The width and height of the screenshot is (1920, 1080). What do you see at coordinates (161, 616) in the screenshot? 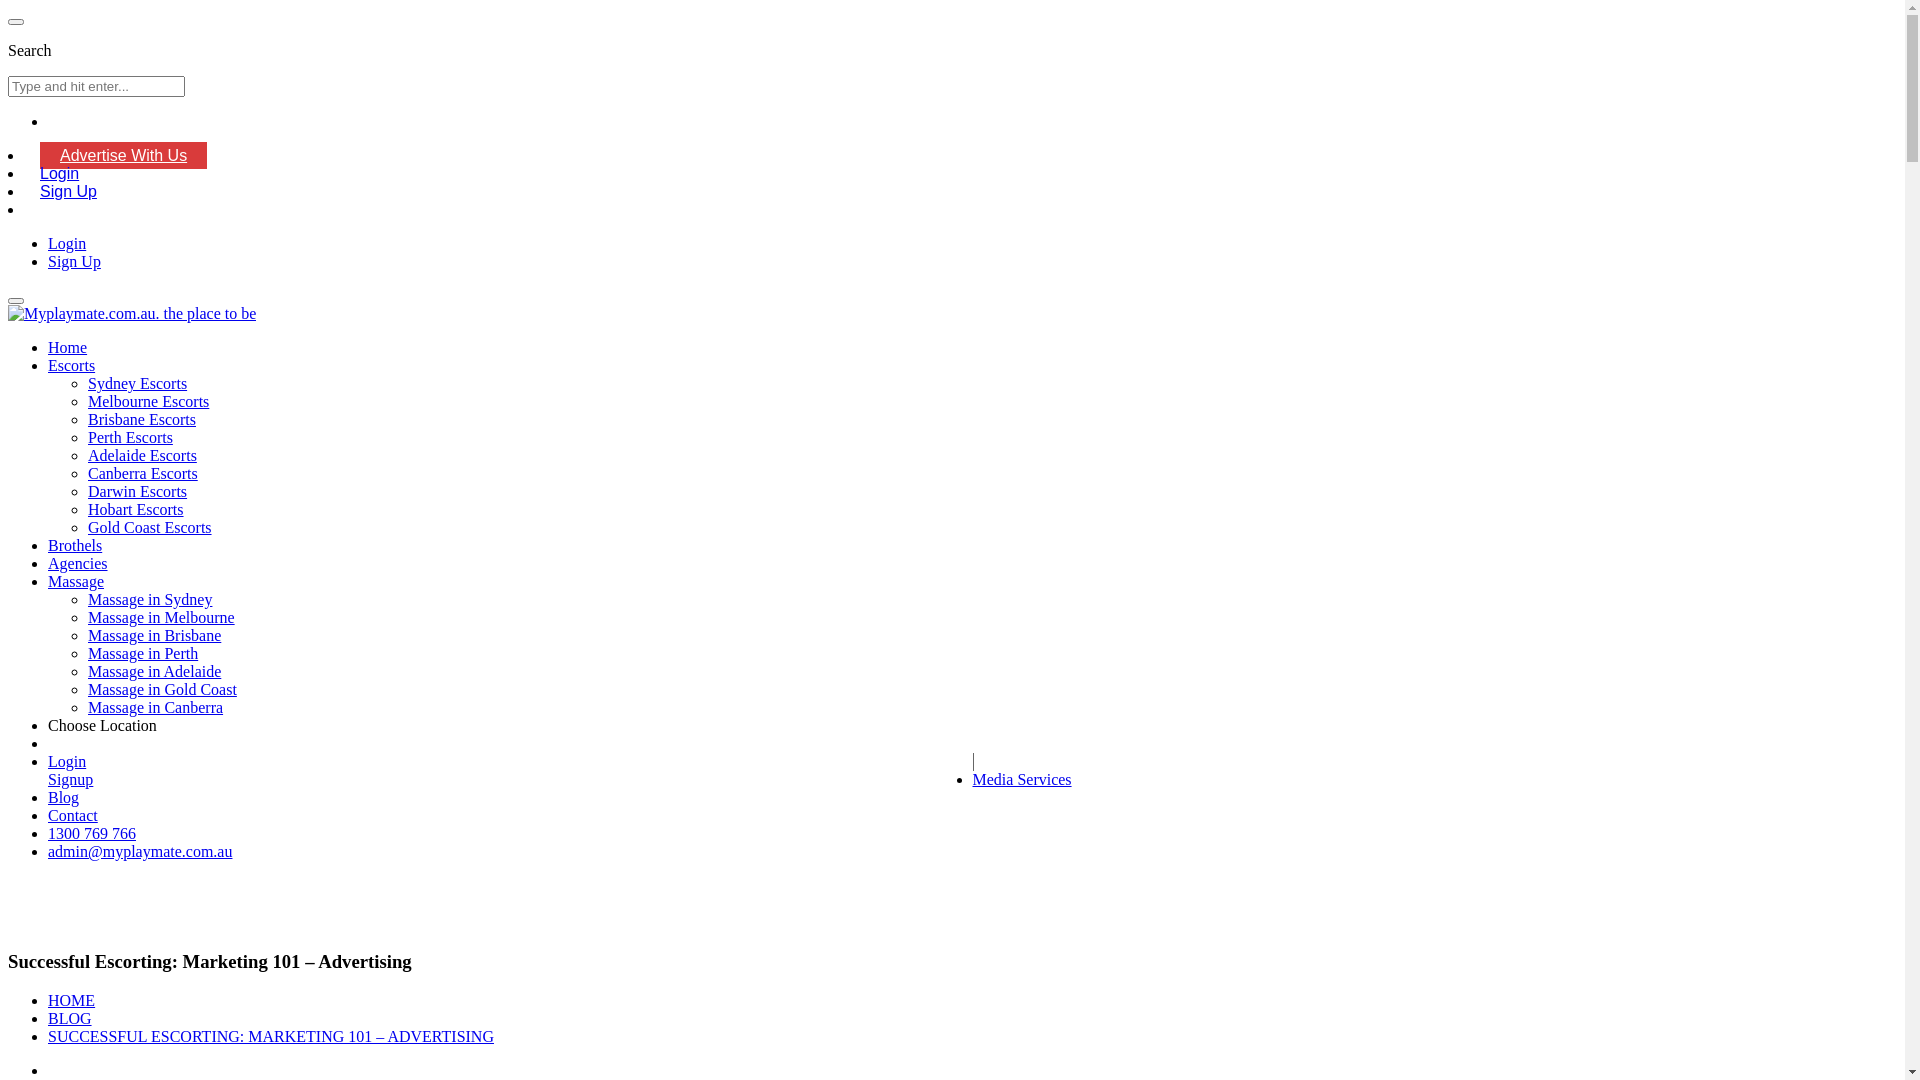
I see `'Massage in Melbourne'` at bounding box center [161, 616].